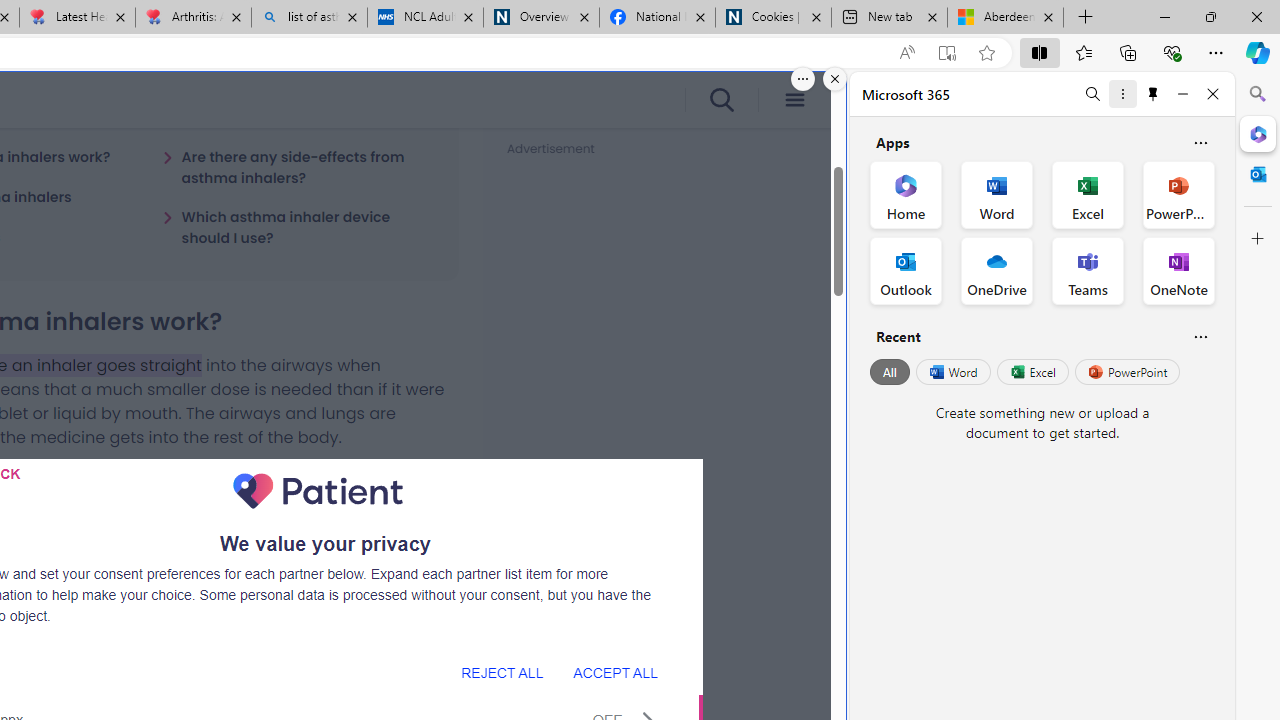  What do you see at coordinates (308, 17) in the screenshot?
I see `'list of asthma inhalers uk - Search'` at bounding box center [308, 17].